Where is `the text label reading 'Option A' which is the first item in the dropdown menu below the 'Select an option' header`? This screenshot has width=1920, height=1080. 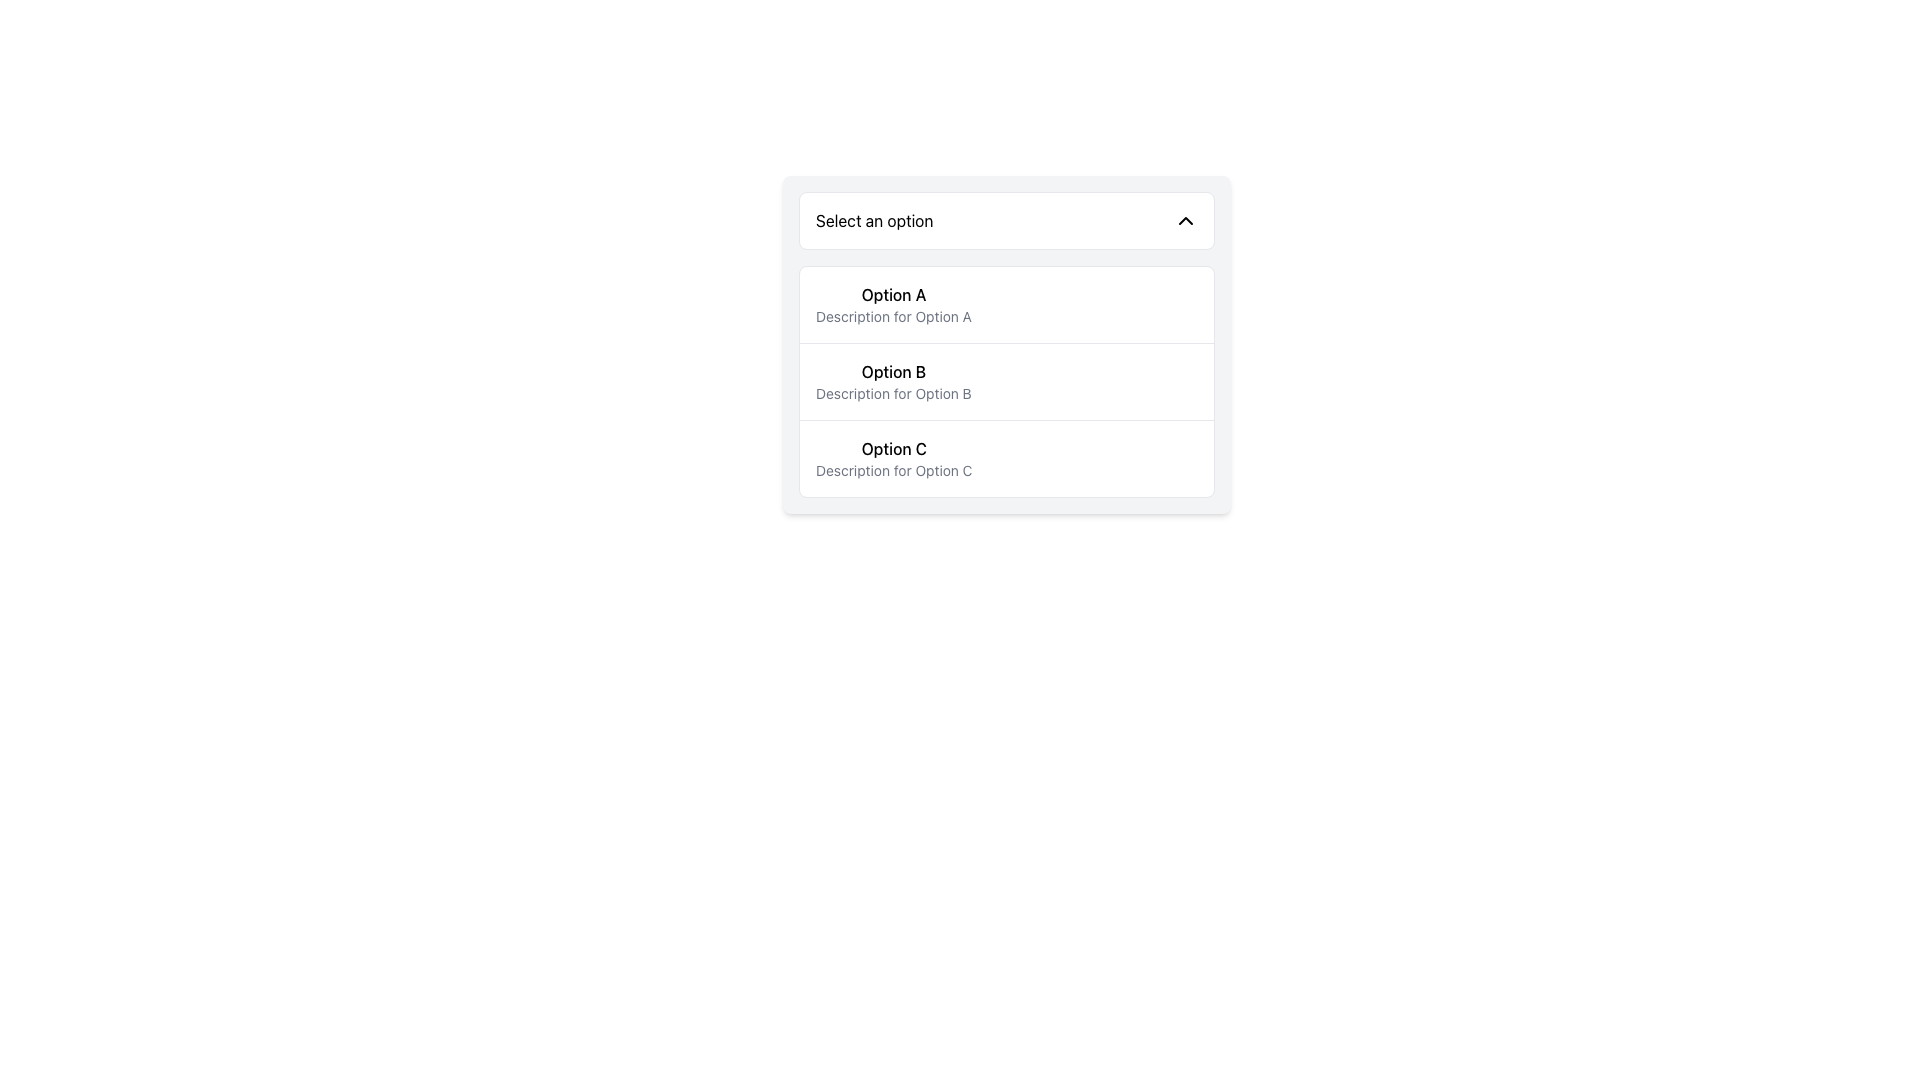 the text label reading 'Option A' which is the first item in the dropdown menu below the 'Select an option' header is located at coordinates (892, 294).